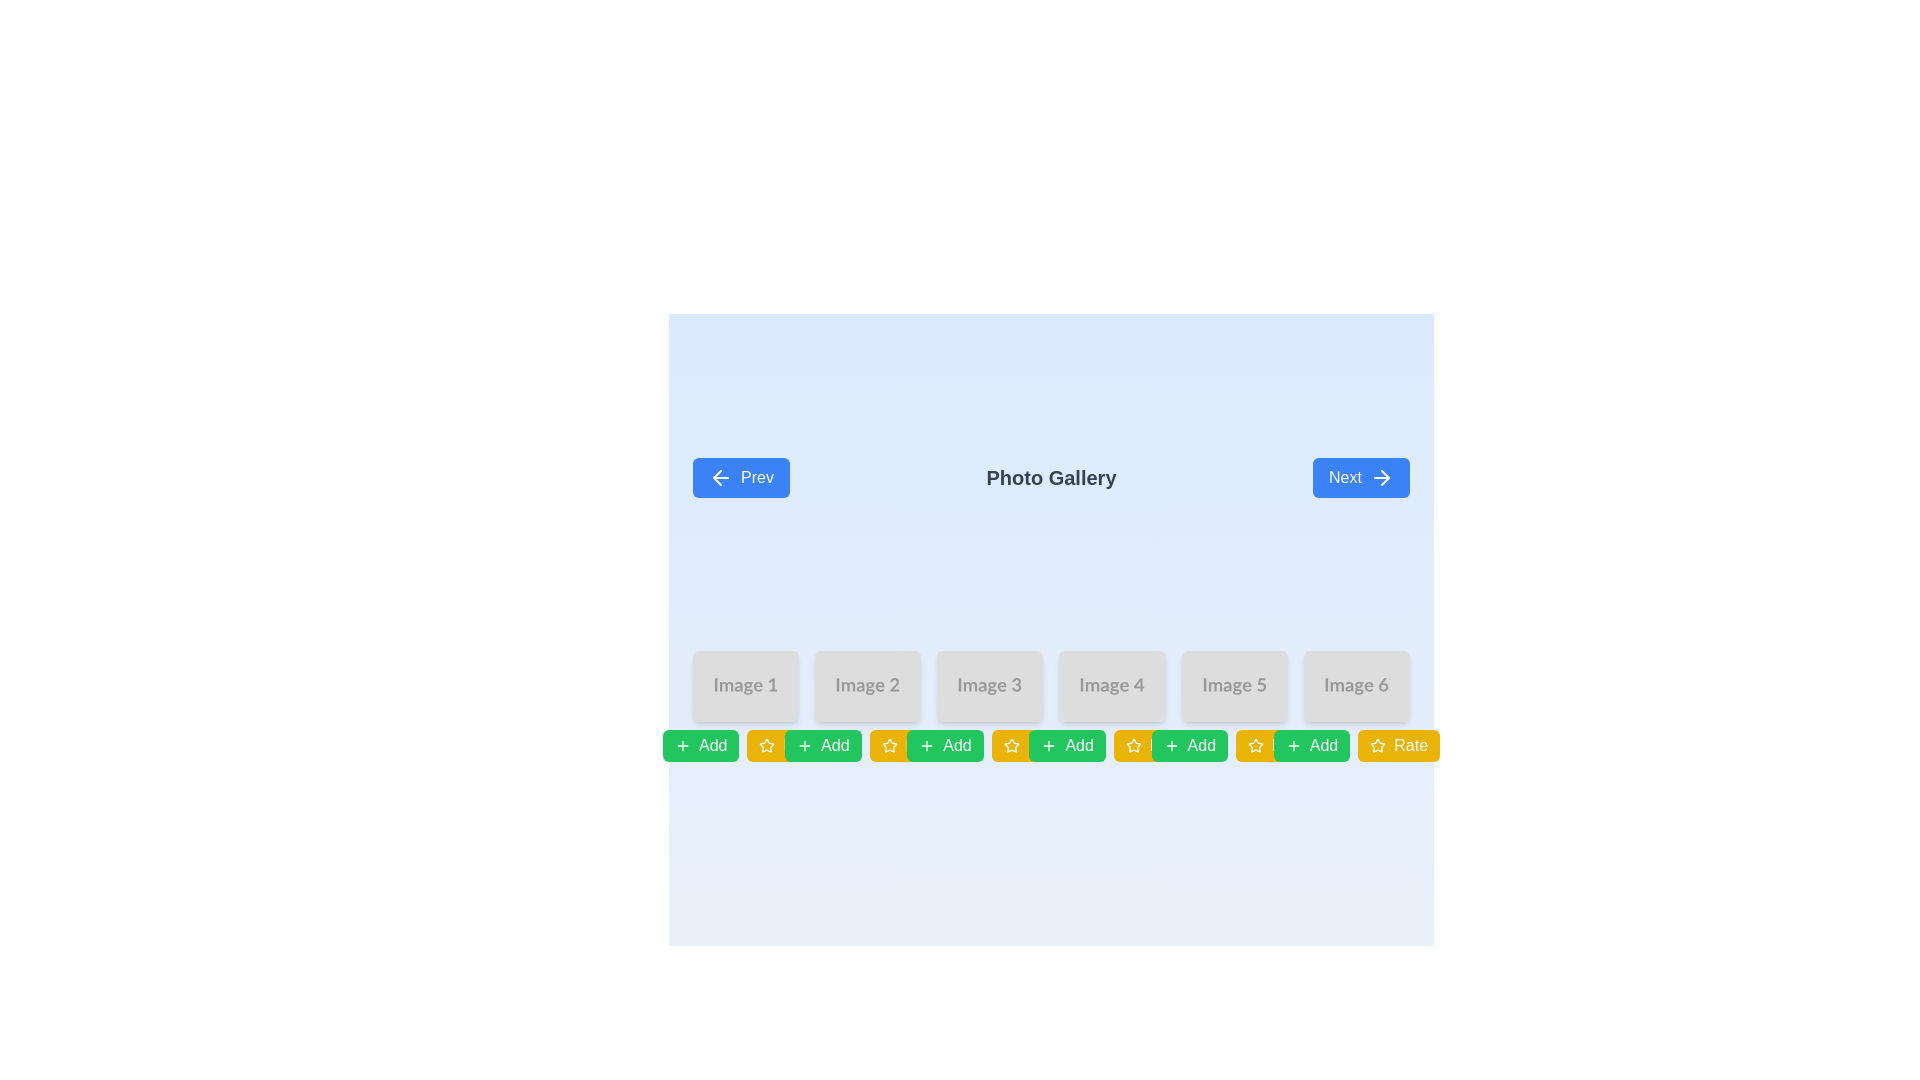 This screenshot has height=1080, width=1920. I want to click on the right-pointing arrow icon that is part of the 'Next' button, so click(1384, 478).